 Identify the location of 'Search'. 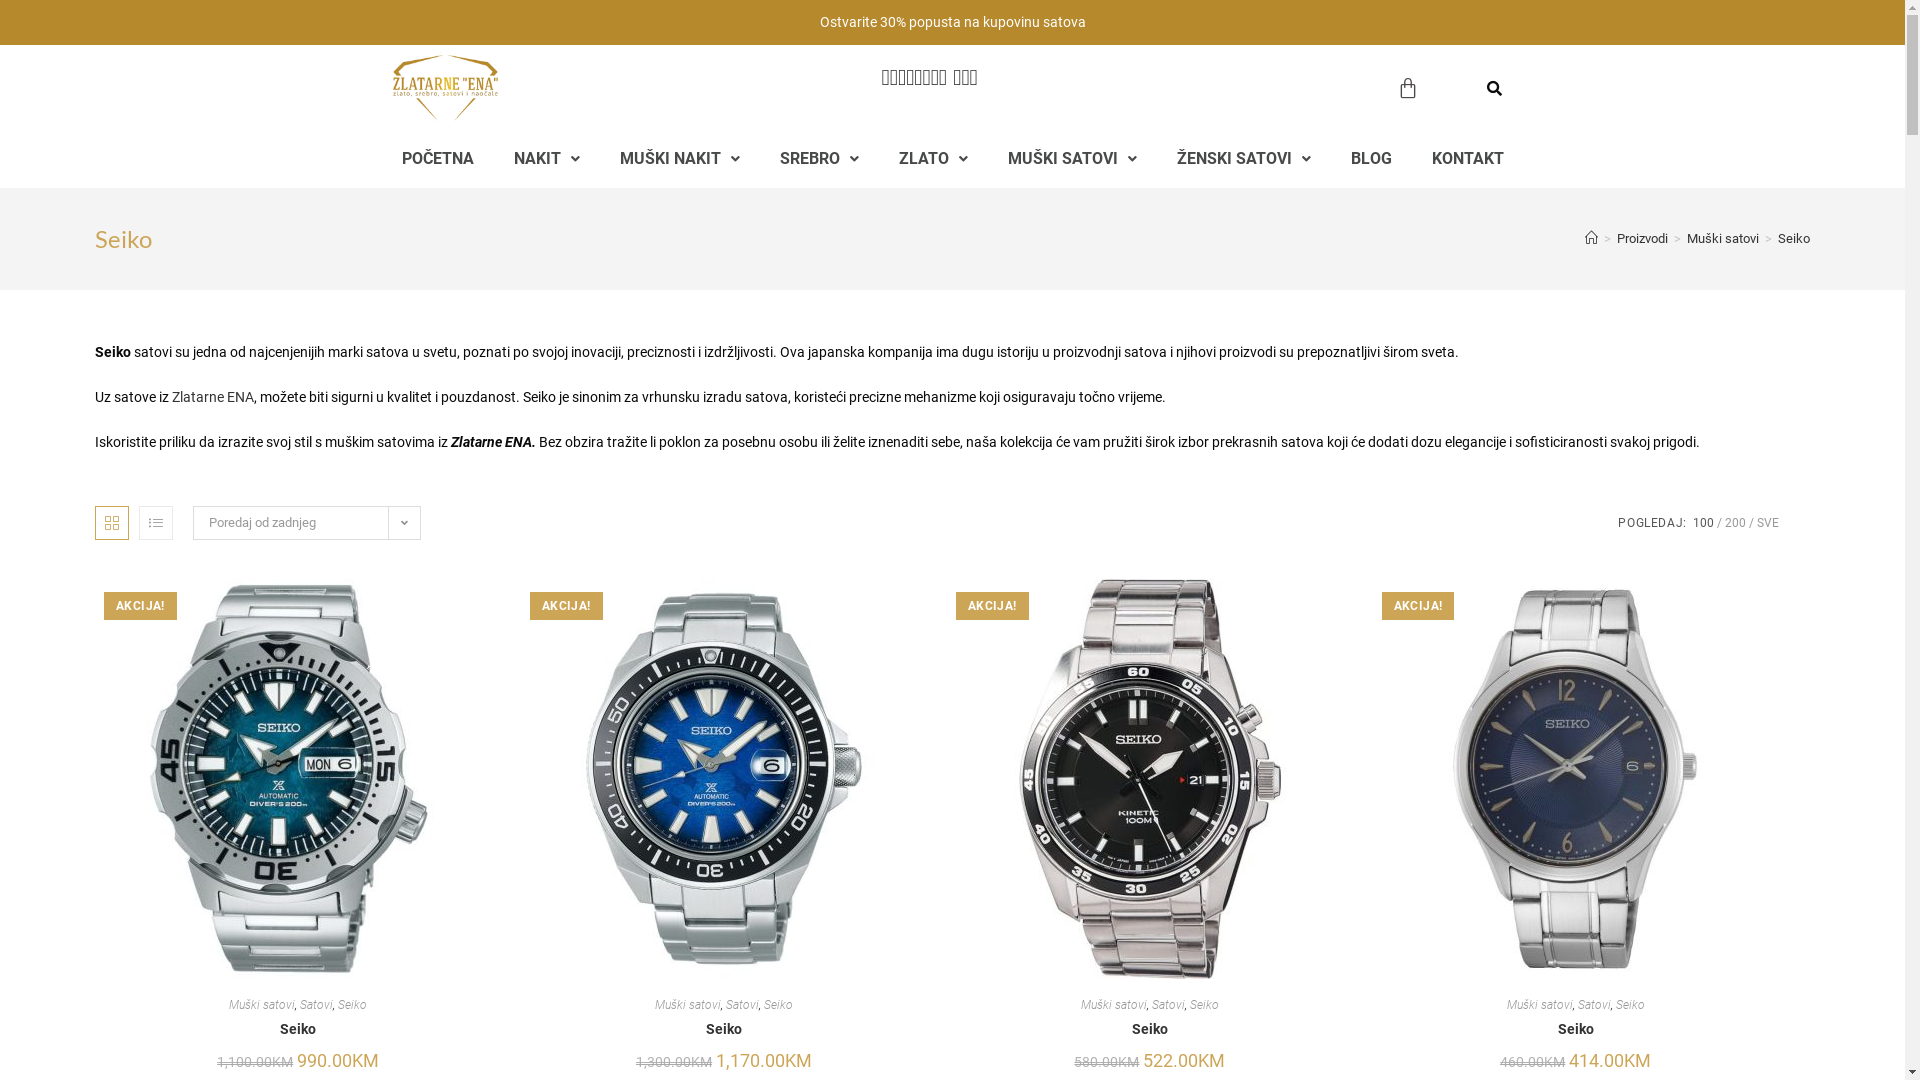
(1469, 91).